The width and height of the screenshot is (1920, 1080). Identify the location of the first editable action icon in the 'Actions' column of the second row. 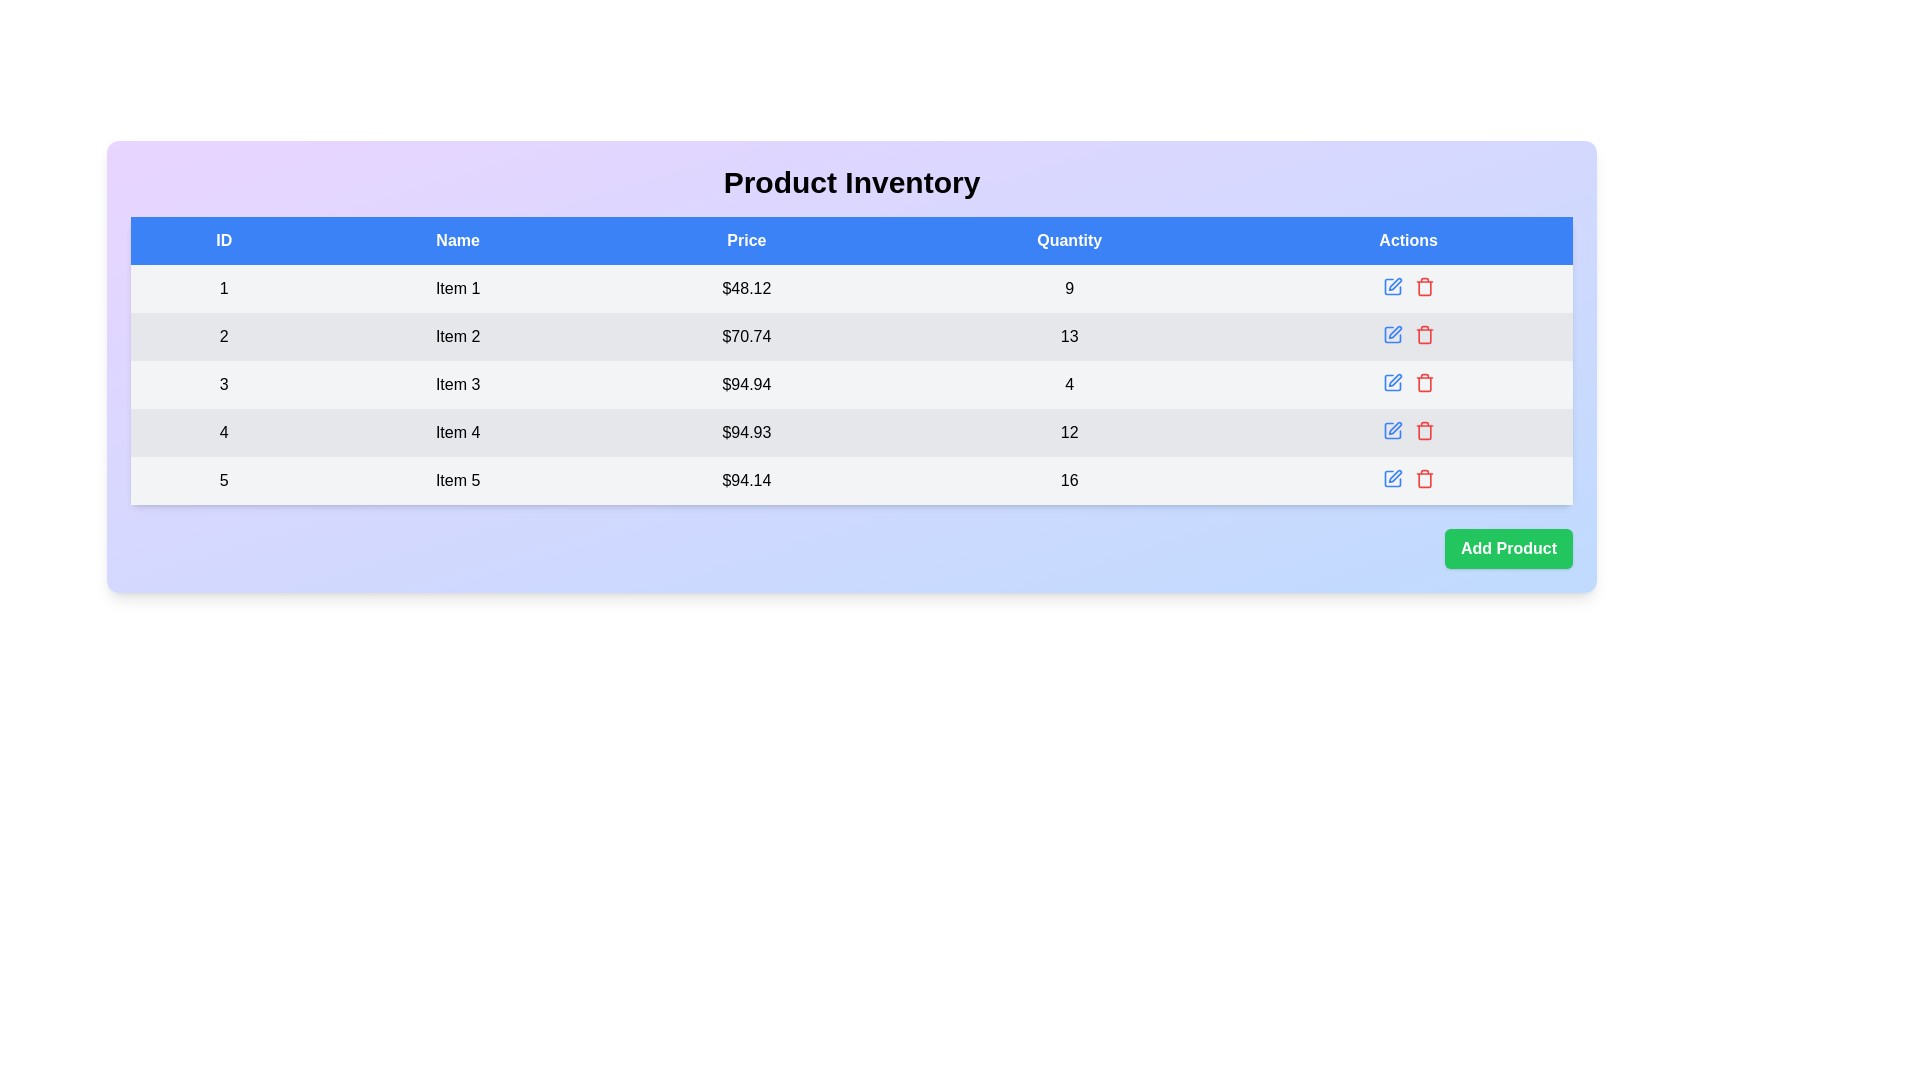
(1391, 334).